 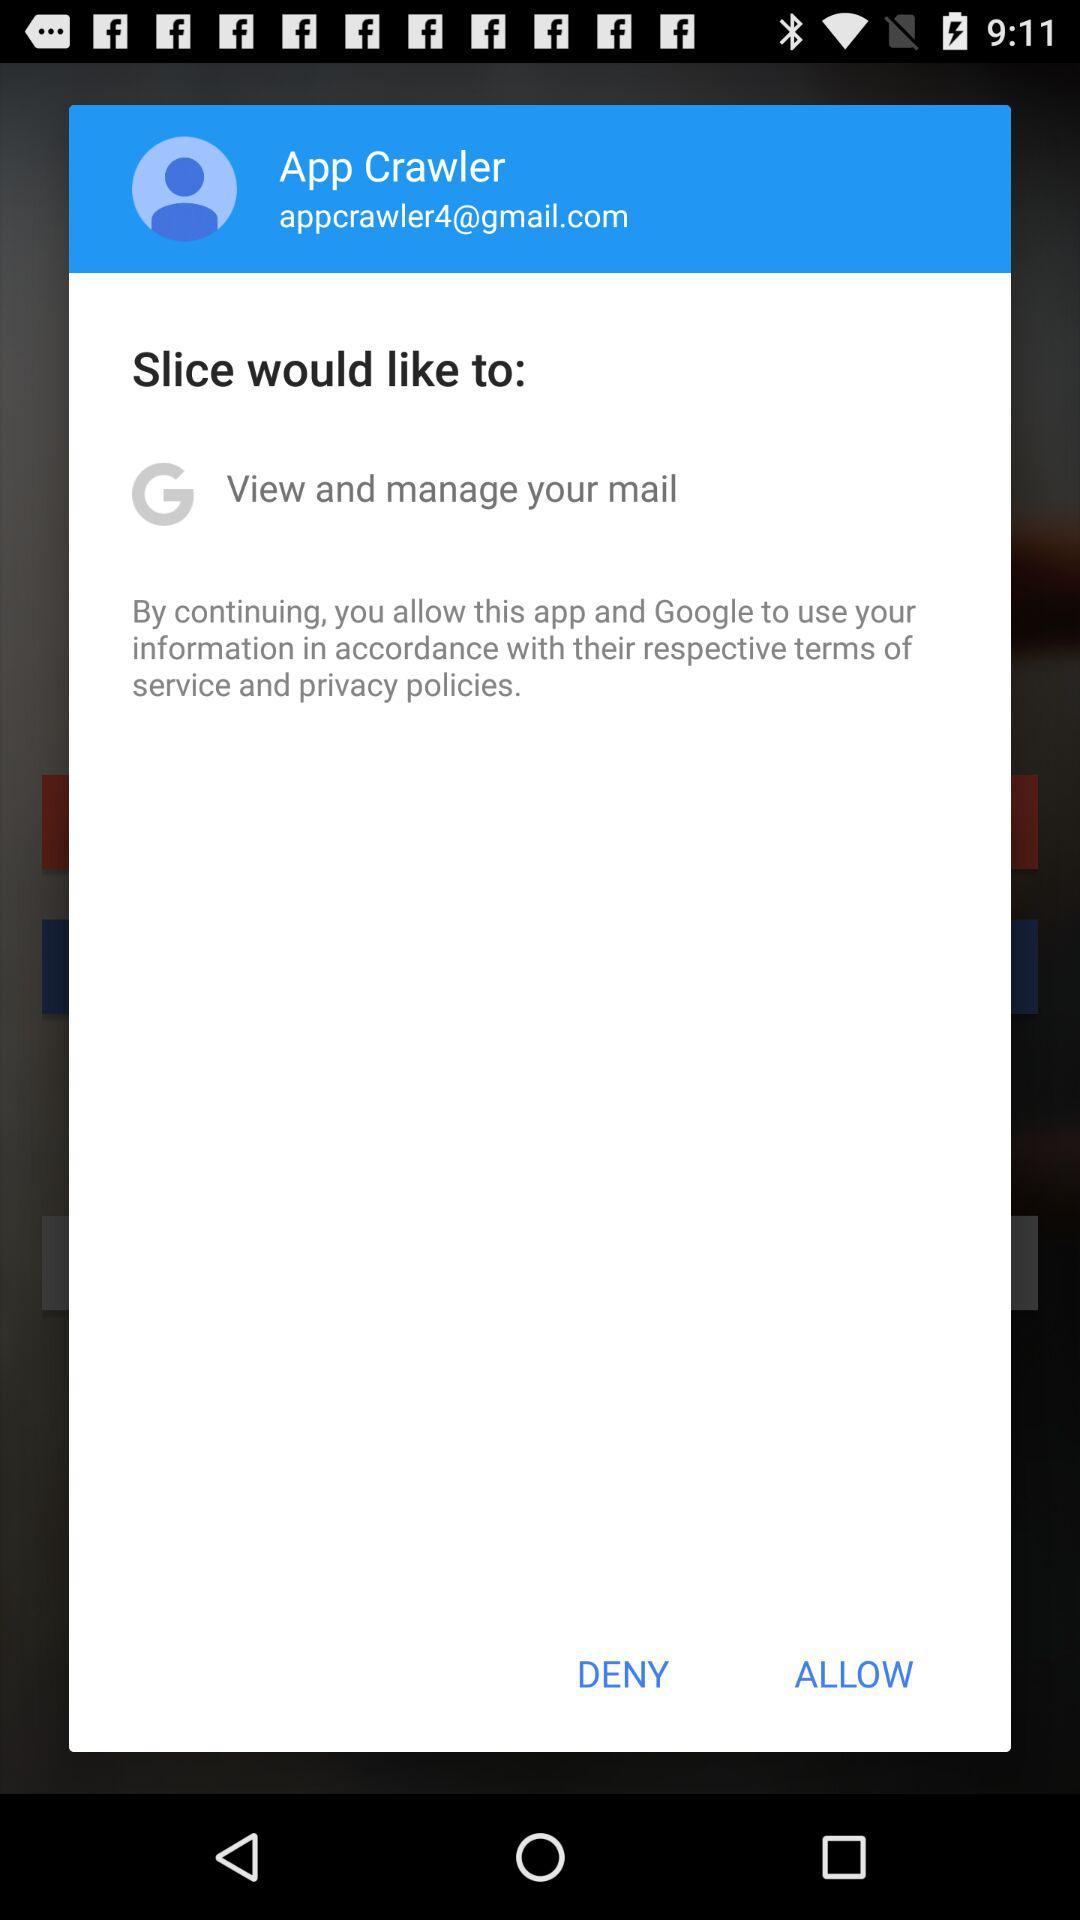 I want to click on the app above the slice would like icon, so click(x=184, y=188).